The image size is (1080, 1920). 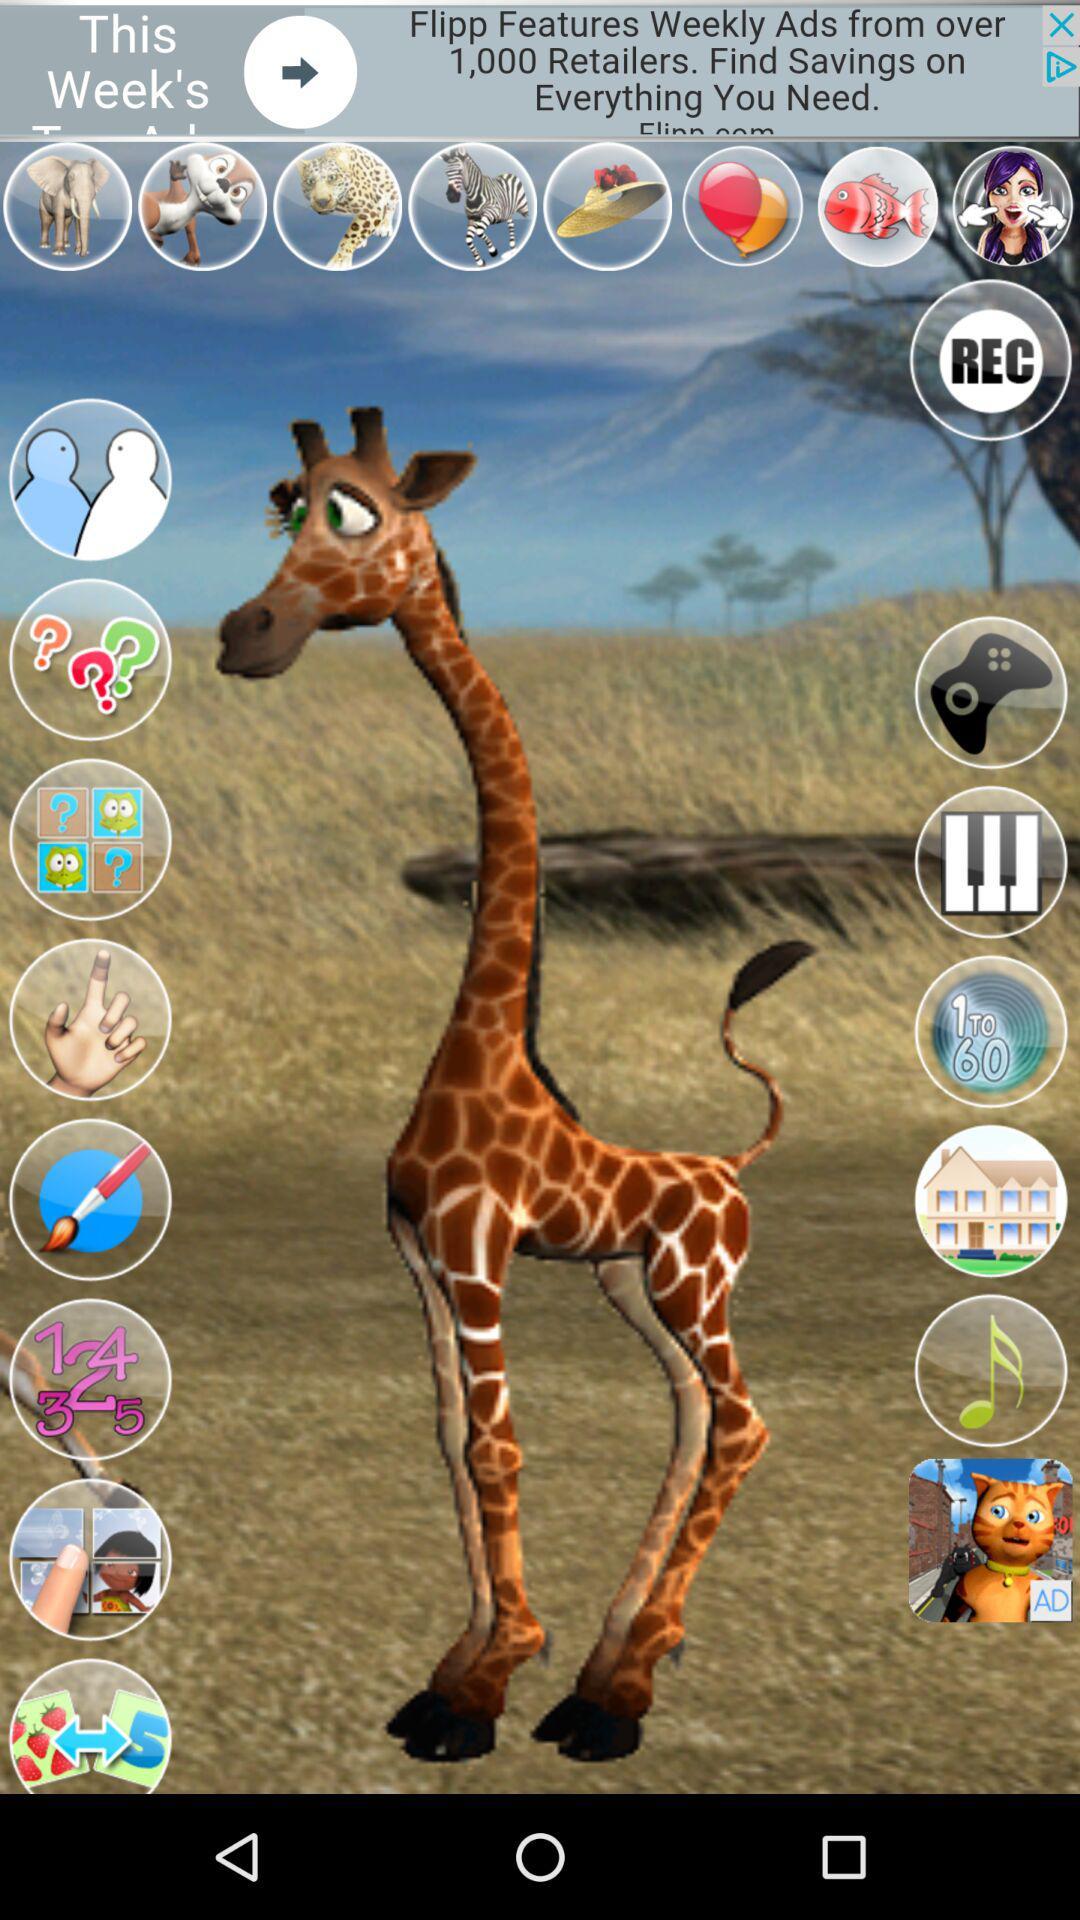 What do you see at coordinates (990, 1285) in the screenshot?
I see `the home icon` at bounding box center [990, 1285].